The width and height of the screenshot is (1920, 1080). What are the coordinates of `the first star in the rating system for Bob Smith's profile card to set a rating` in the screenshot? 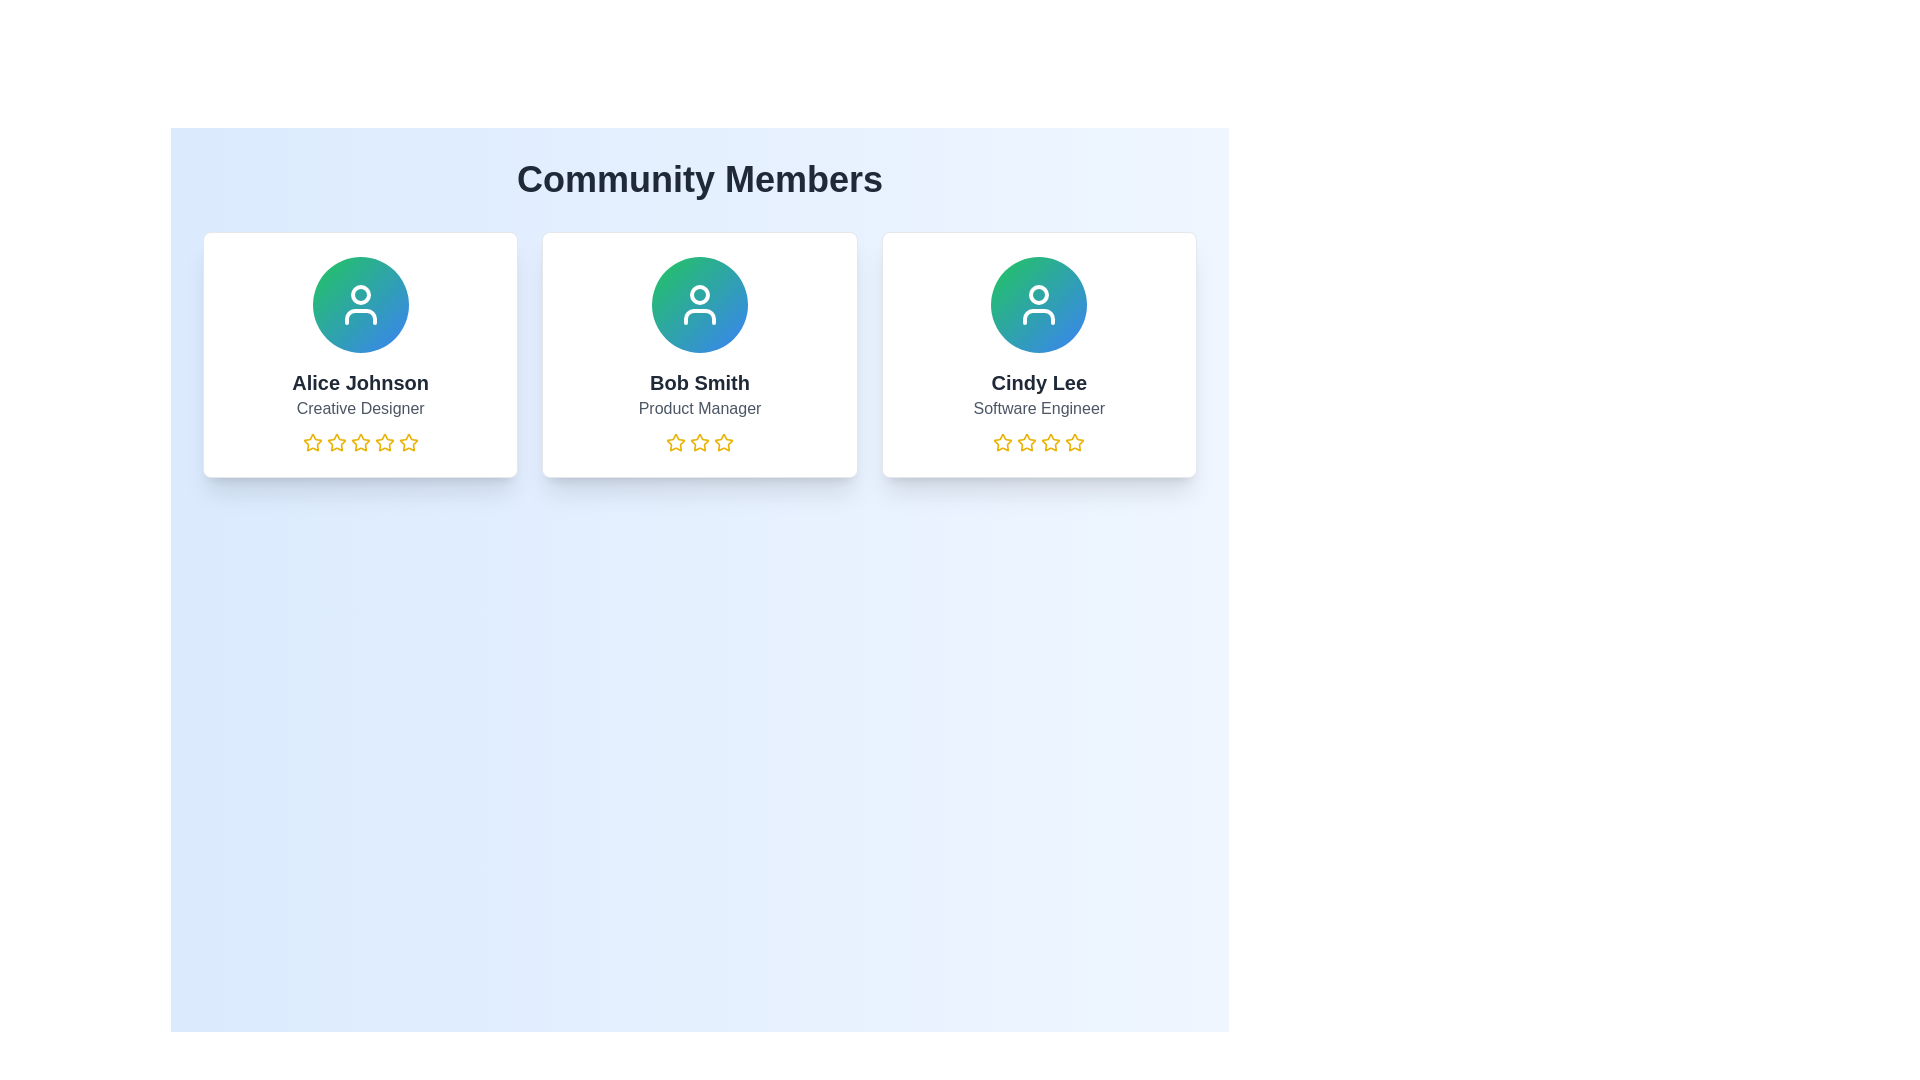 It's located at (676, 442).